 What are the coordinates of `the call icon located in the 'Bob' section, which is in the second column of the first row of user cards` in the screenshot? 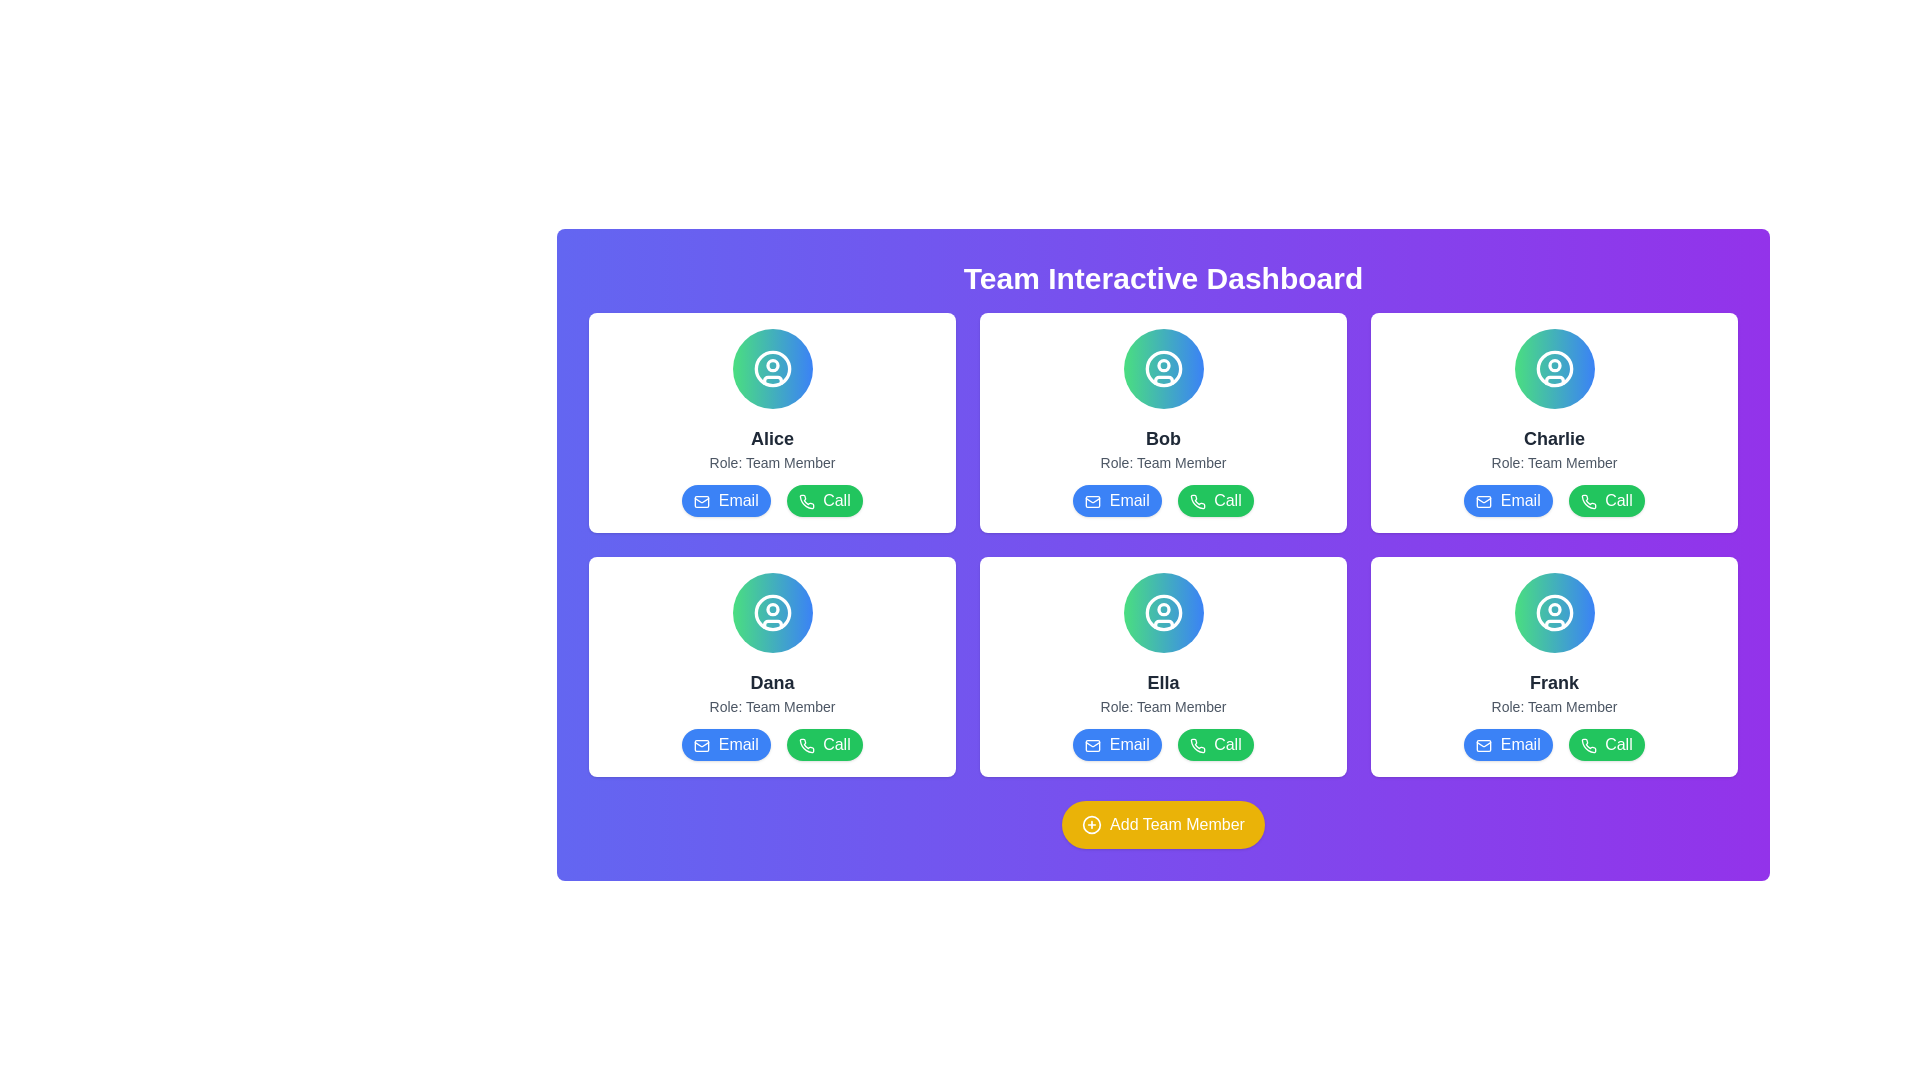 It's located at (1197, 500).